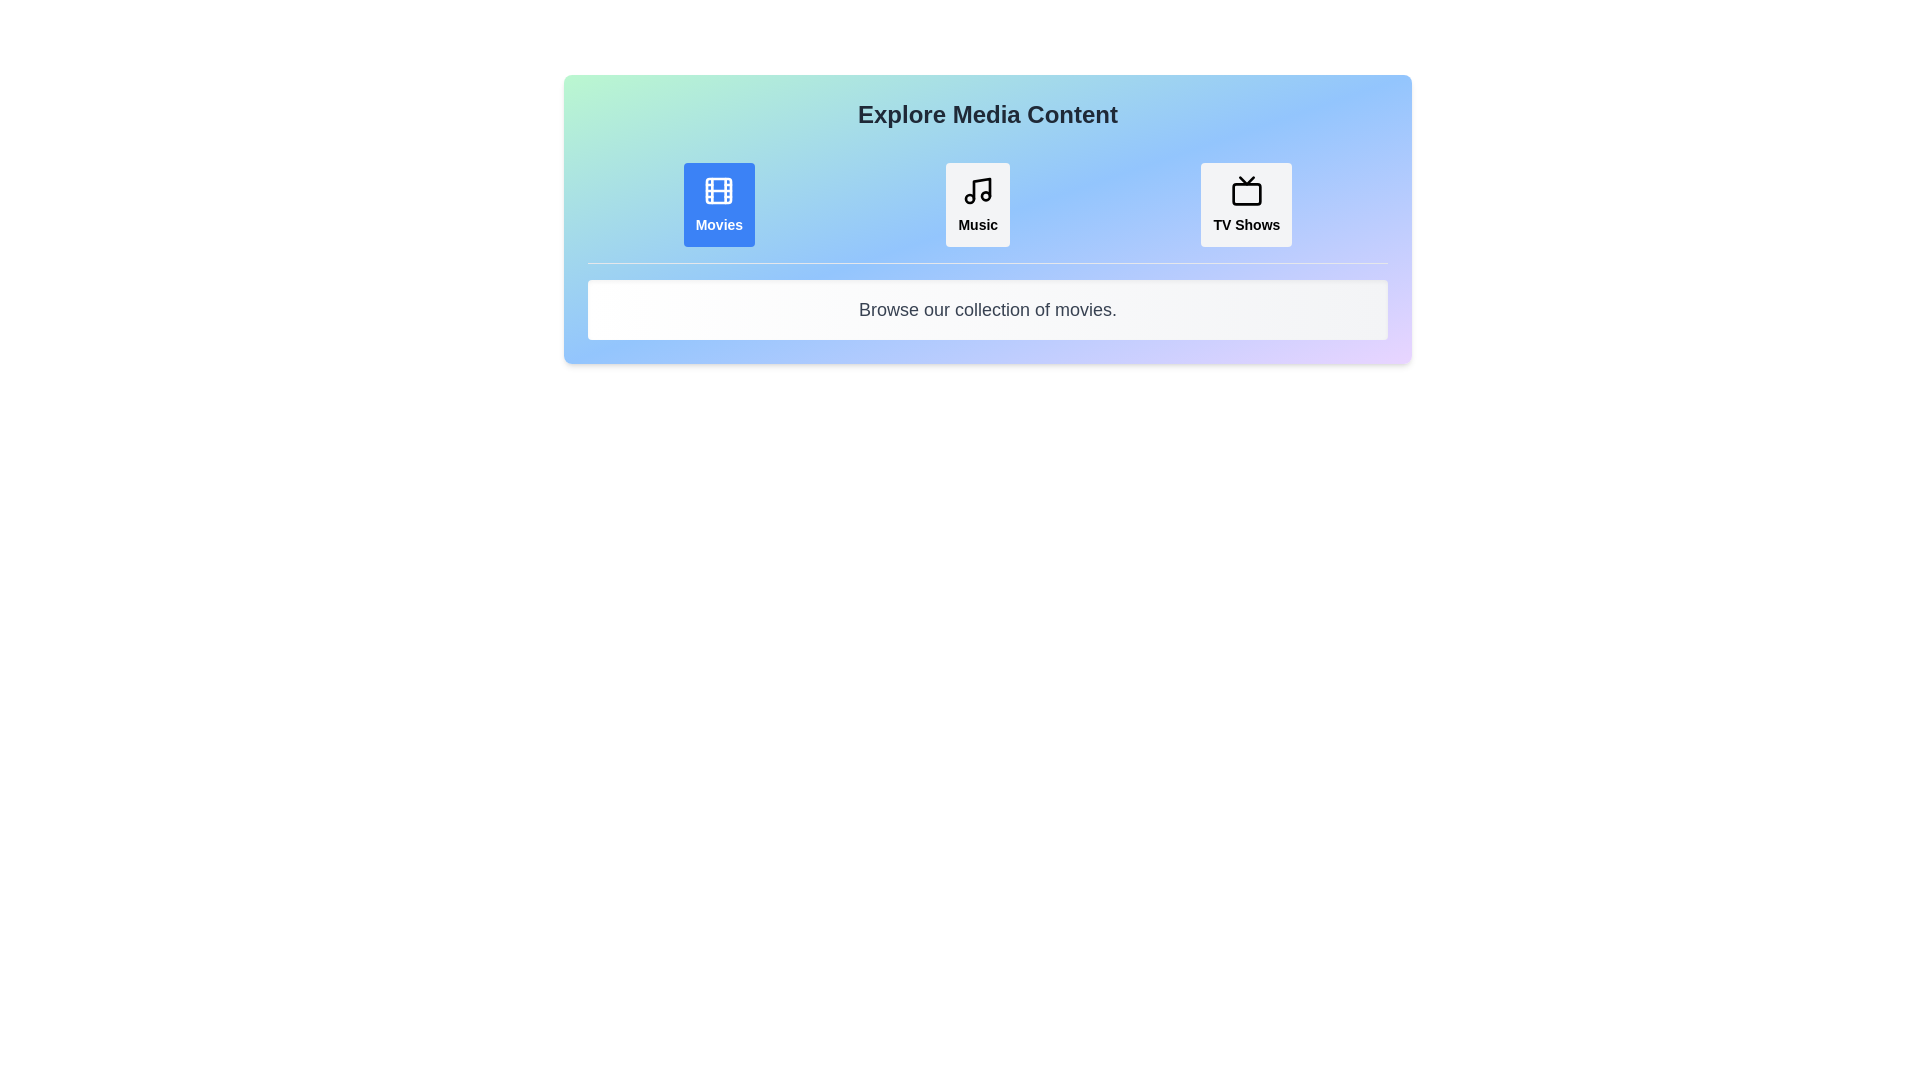 This screenshot has width=1920, height=1080. What do you see at coordinates (988, 205) in the screenshot?
I see `the Interactive Button Group` at bounding box center [988, 205].